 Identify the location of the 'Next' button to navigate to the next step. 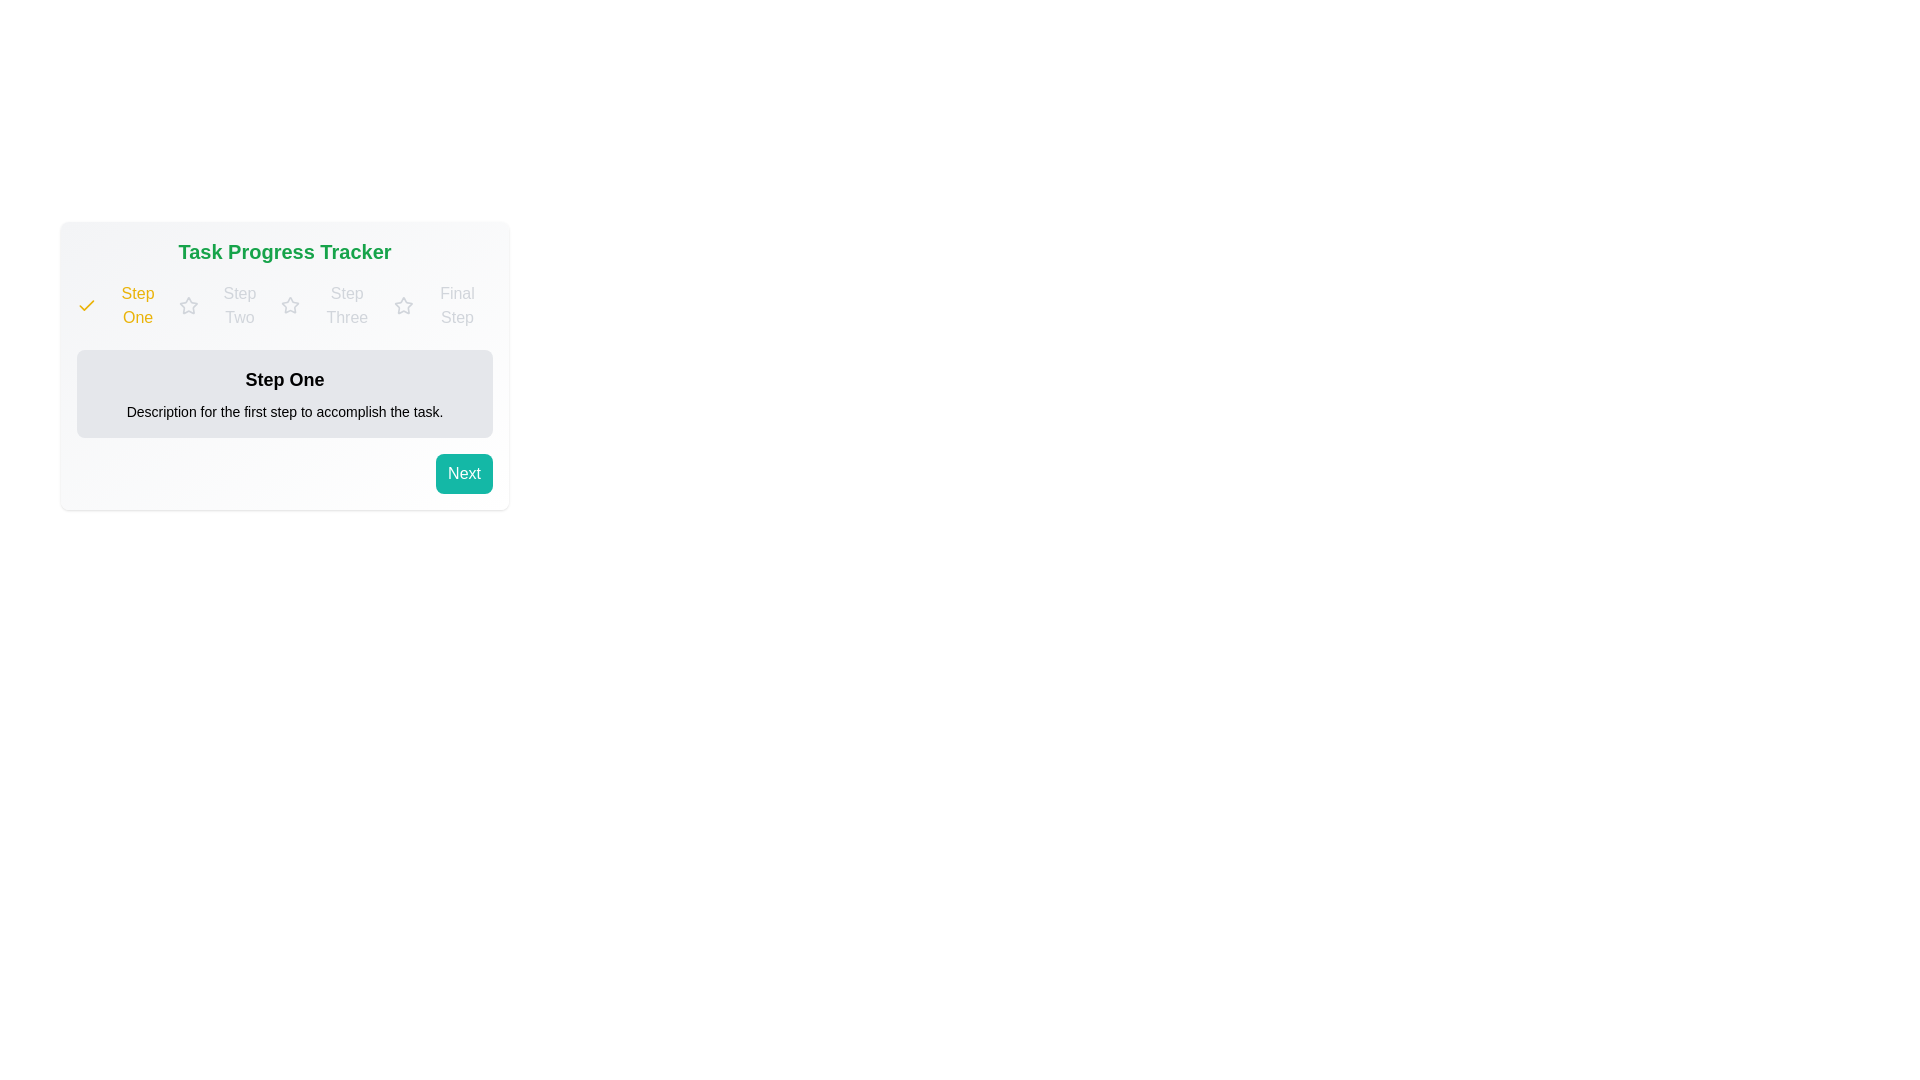
(463, 474).